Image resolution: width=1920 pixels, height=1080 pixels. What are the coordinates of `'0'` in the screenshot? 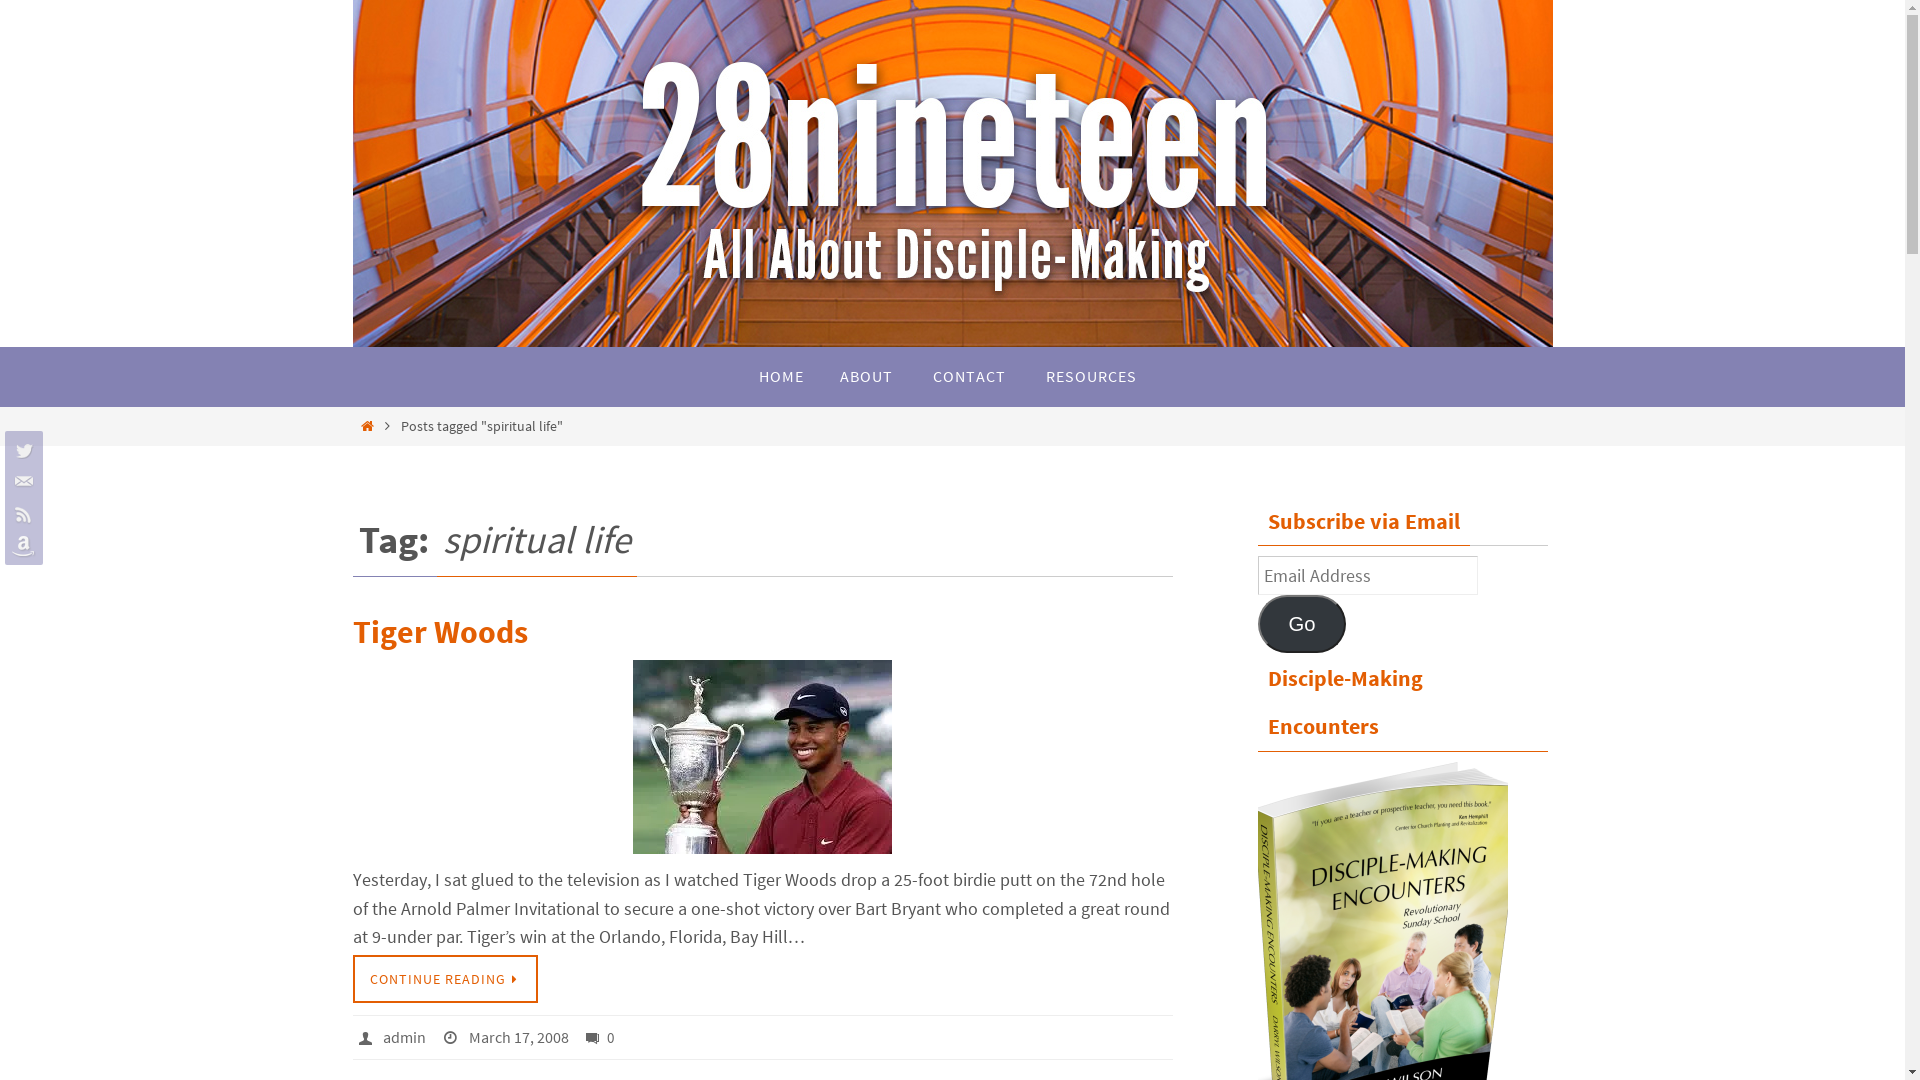 It's located at (583, 1036).